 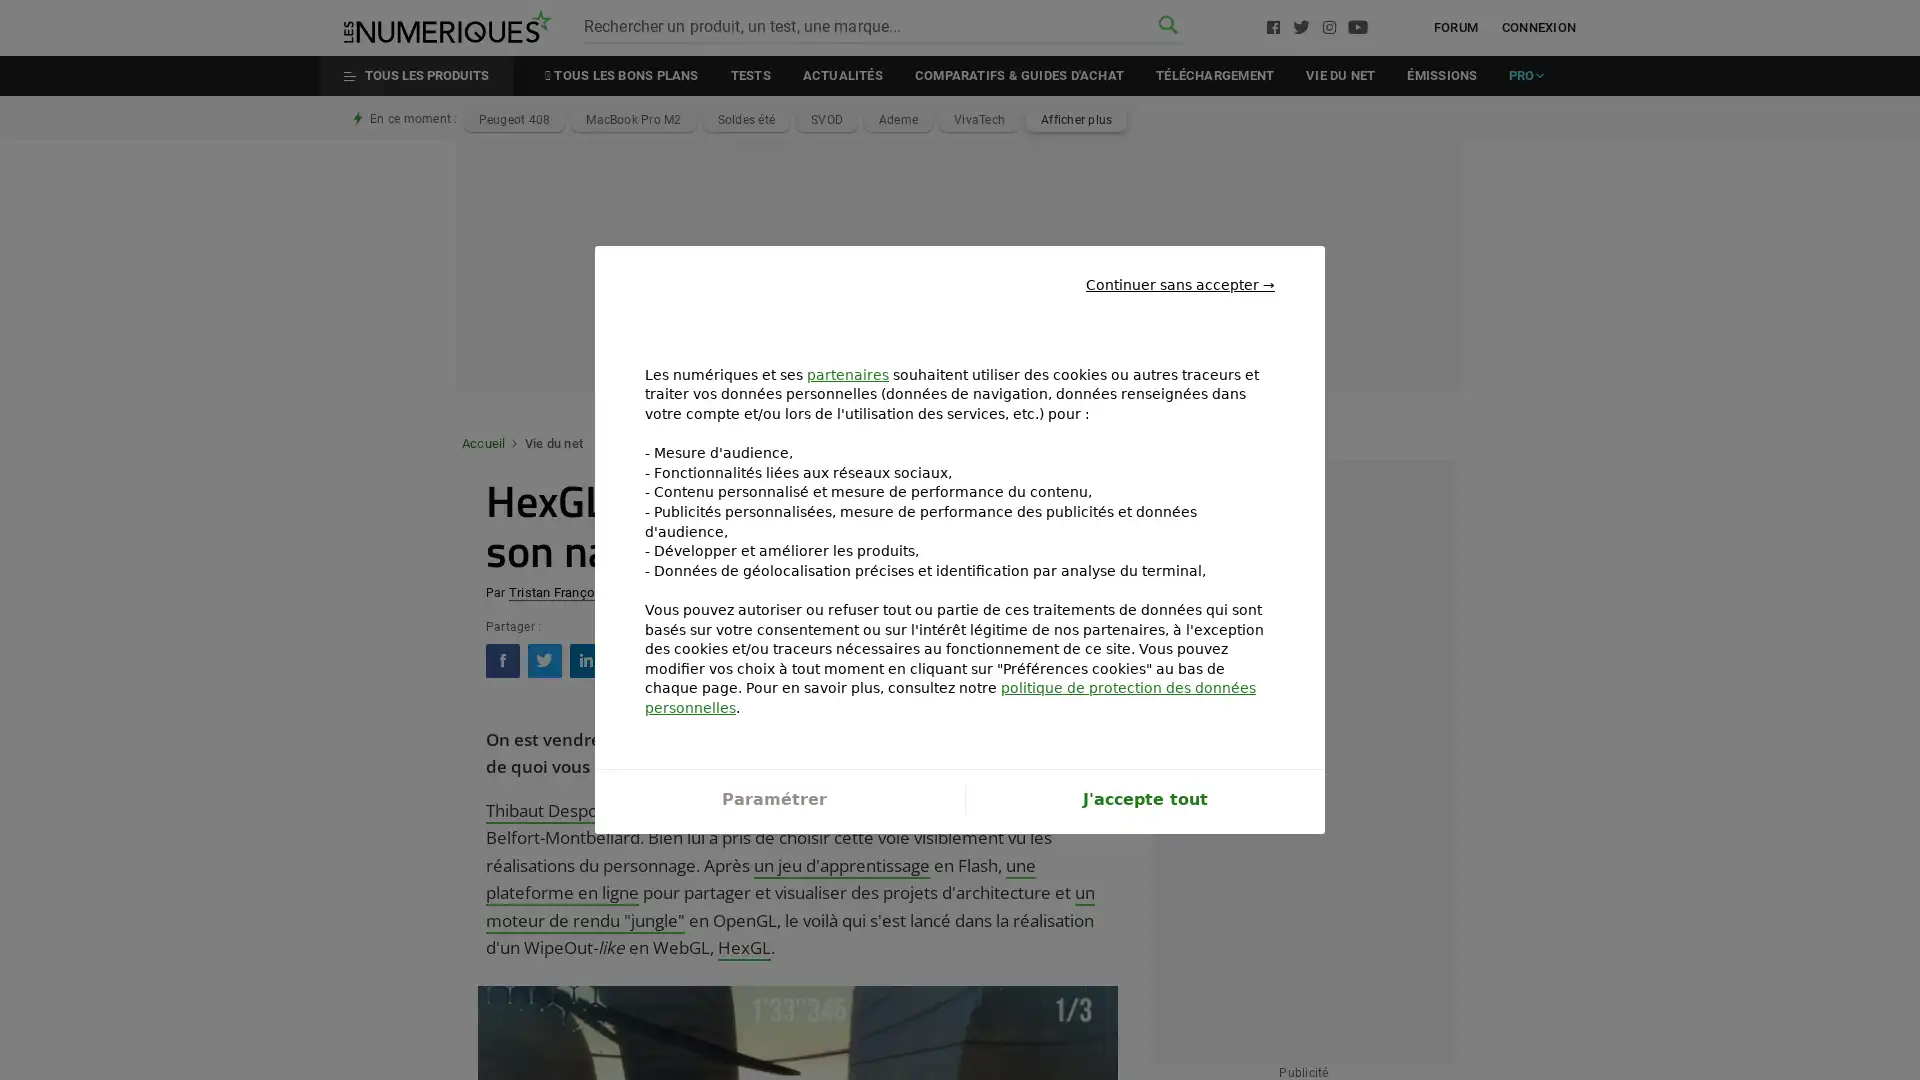 I want to click on Configurer vos consentements, so click(x=773, y=815).